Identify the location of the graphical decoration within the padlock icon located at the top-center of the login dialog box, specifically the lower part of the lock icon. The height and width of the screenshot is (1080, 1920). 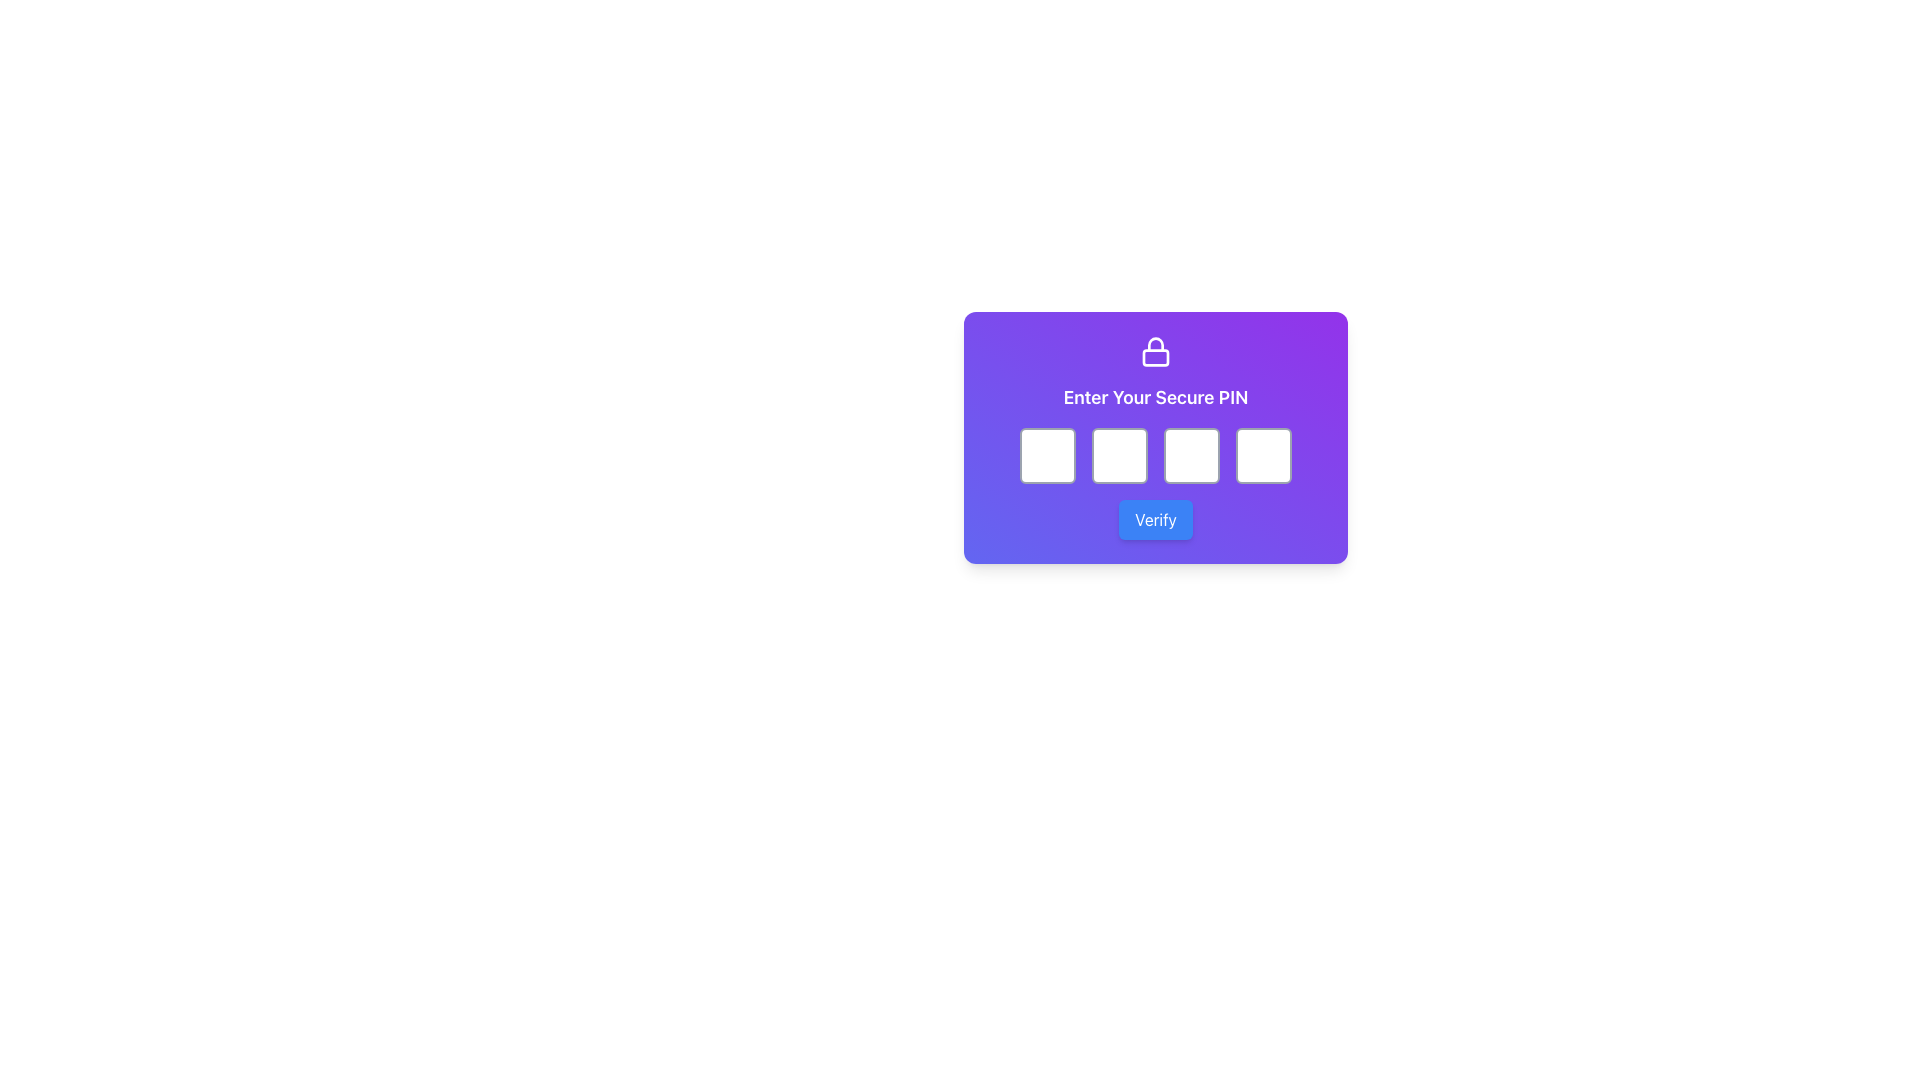
(1156, 357).